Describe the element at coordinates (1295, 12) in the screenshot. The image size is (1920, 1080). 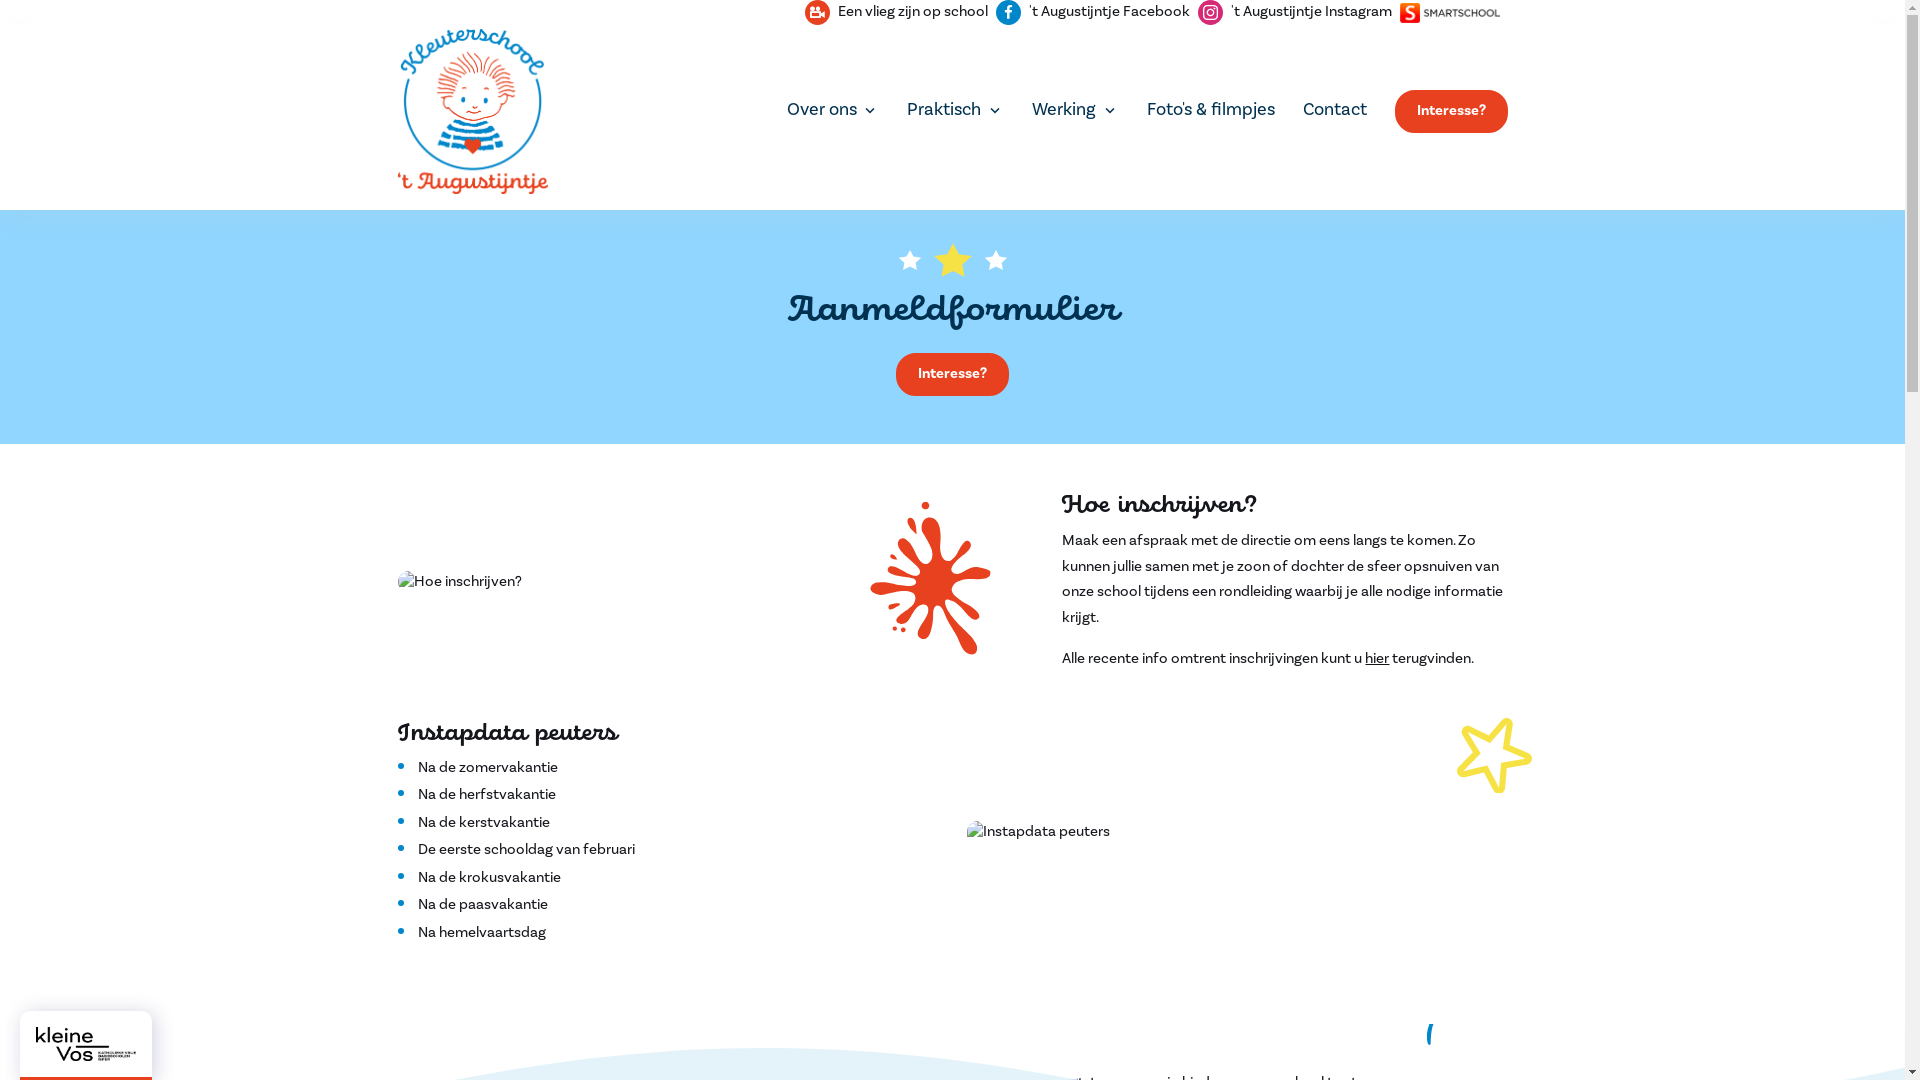
I see `''t Augustijntje Instagram'` at that location.